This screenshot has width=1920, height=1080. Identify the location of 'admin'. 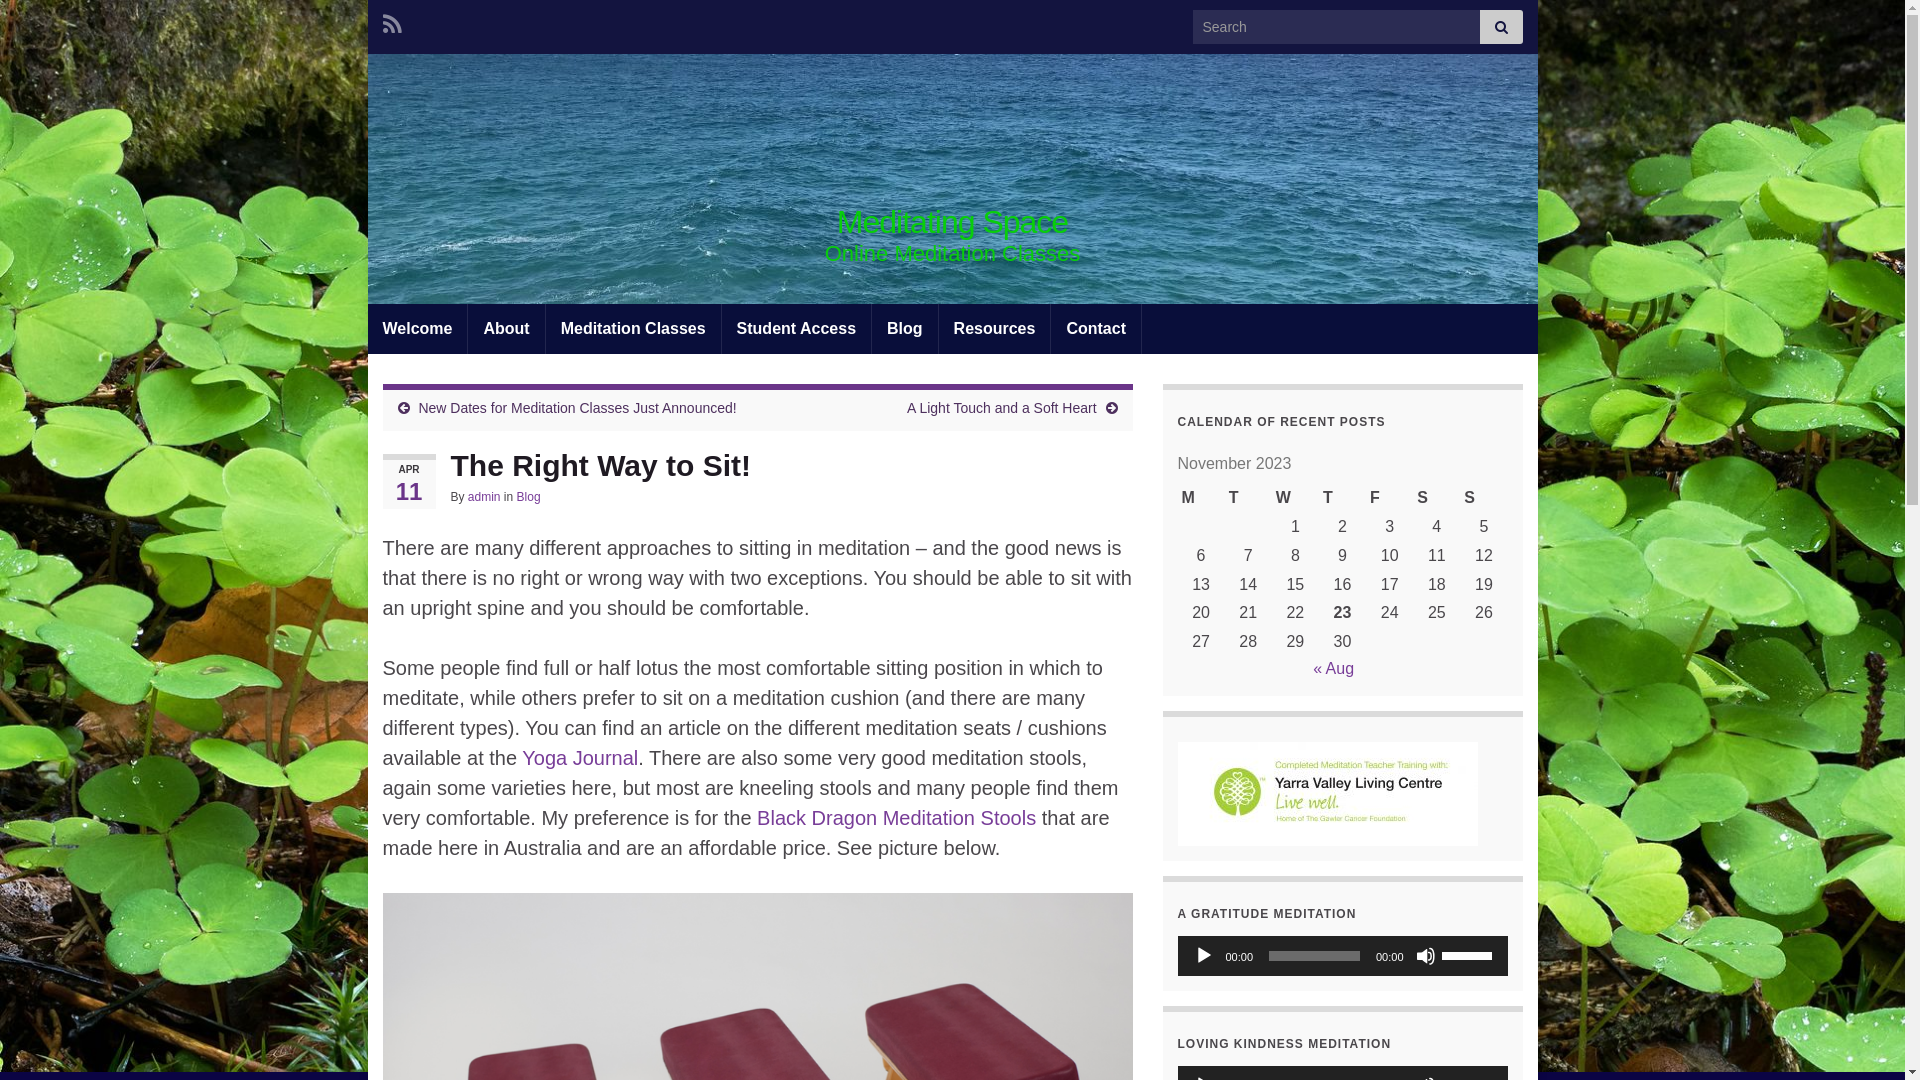
(484, 496).